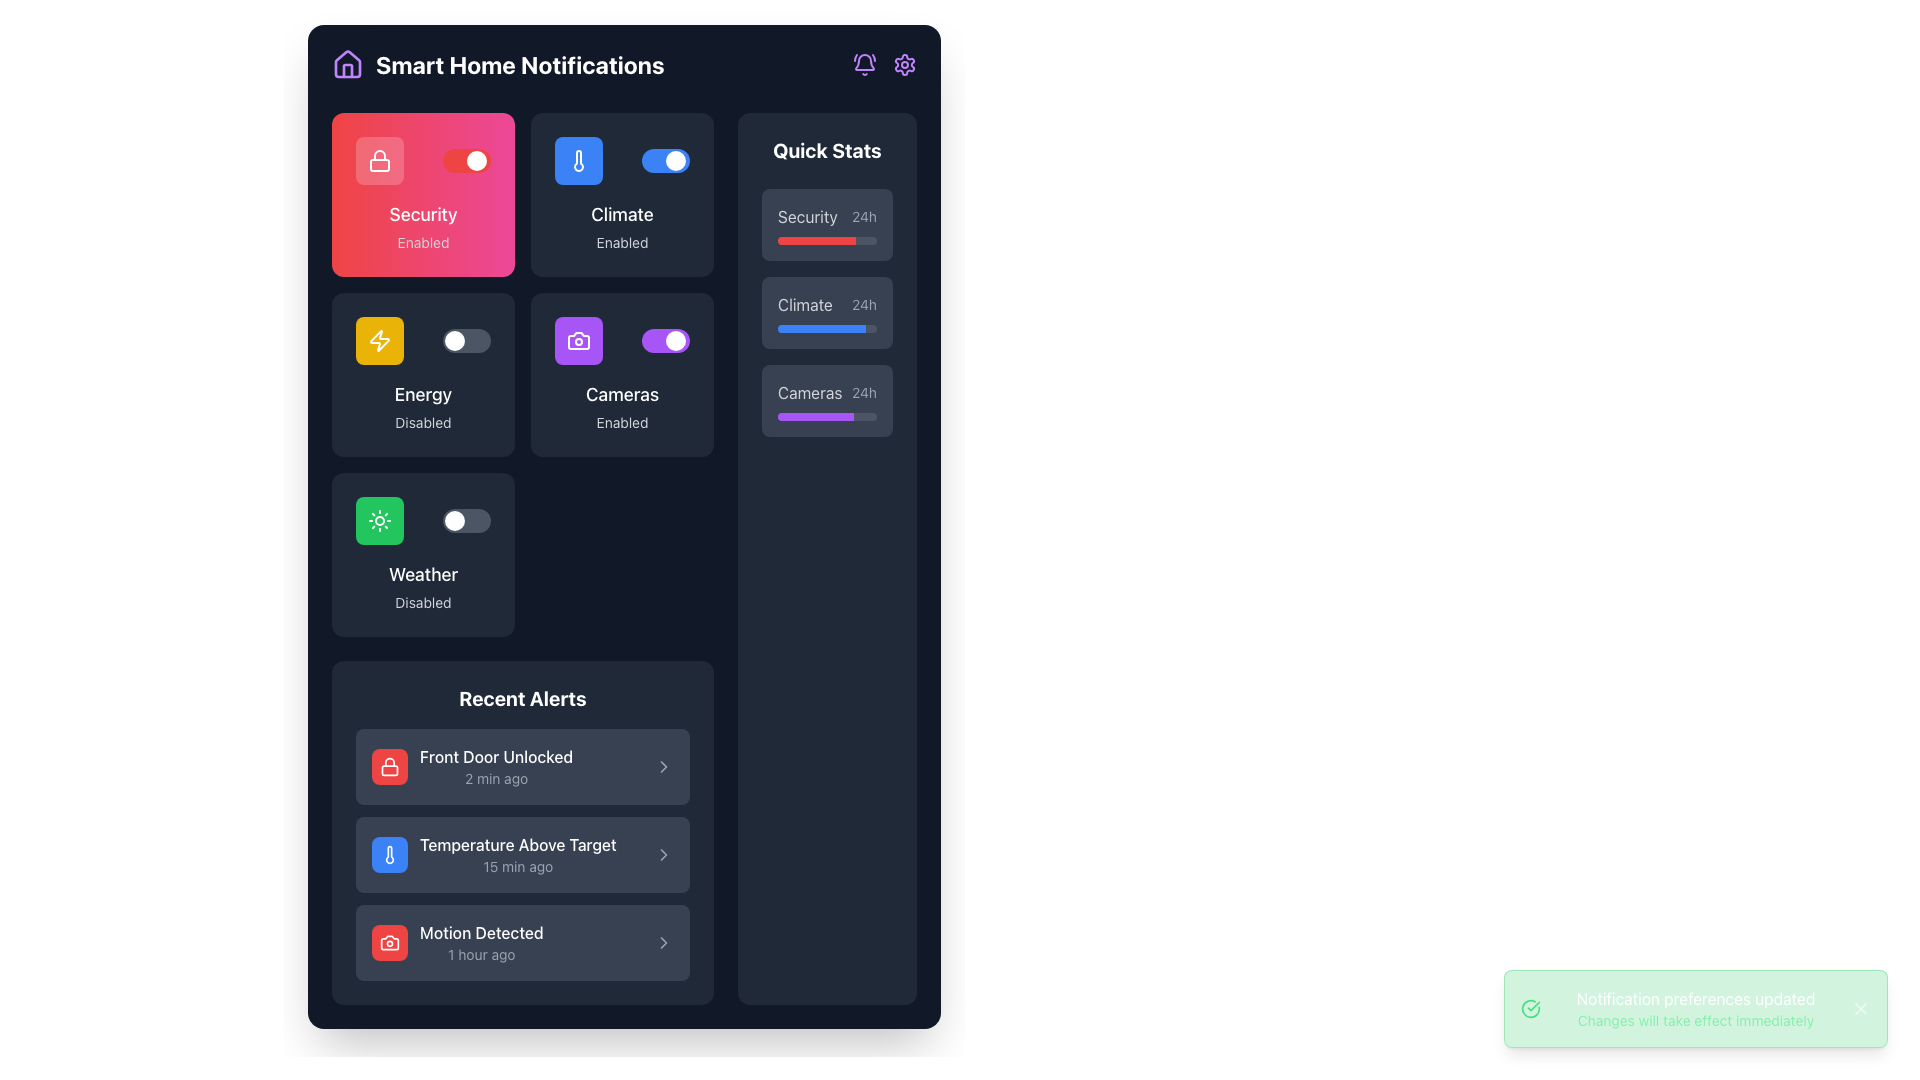 This screenshot has width=1920, height=1080. I want to click on the rightmost circular toggle of the 'Security' feature toggle switch, which is highlighted with a gradient red-pink background, so click(676, 160).